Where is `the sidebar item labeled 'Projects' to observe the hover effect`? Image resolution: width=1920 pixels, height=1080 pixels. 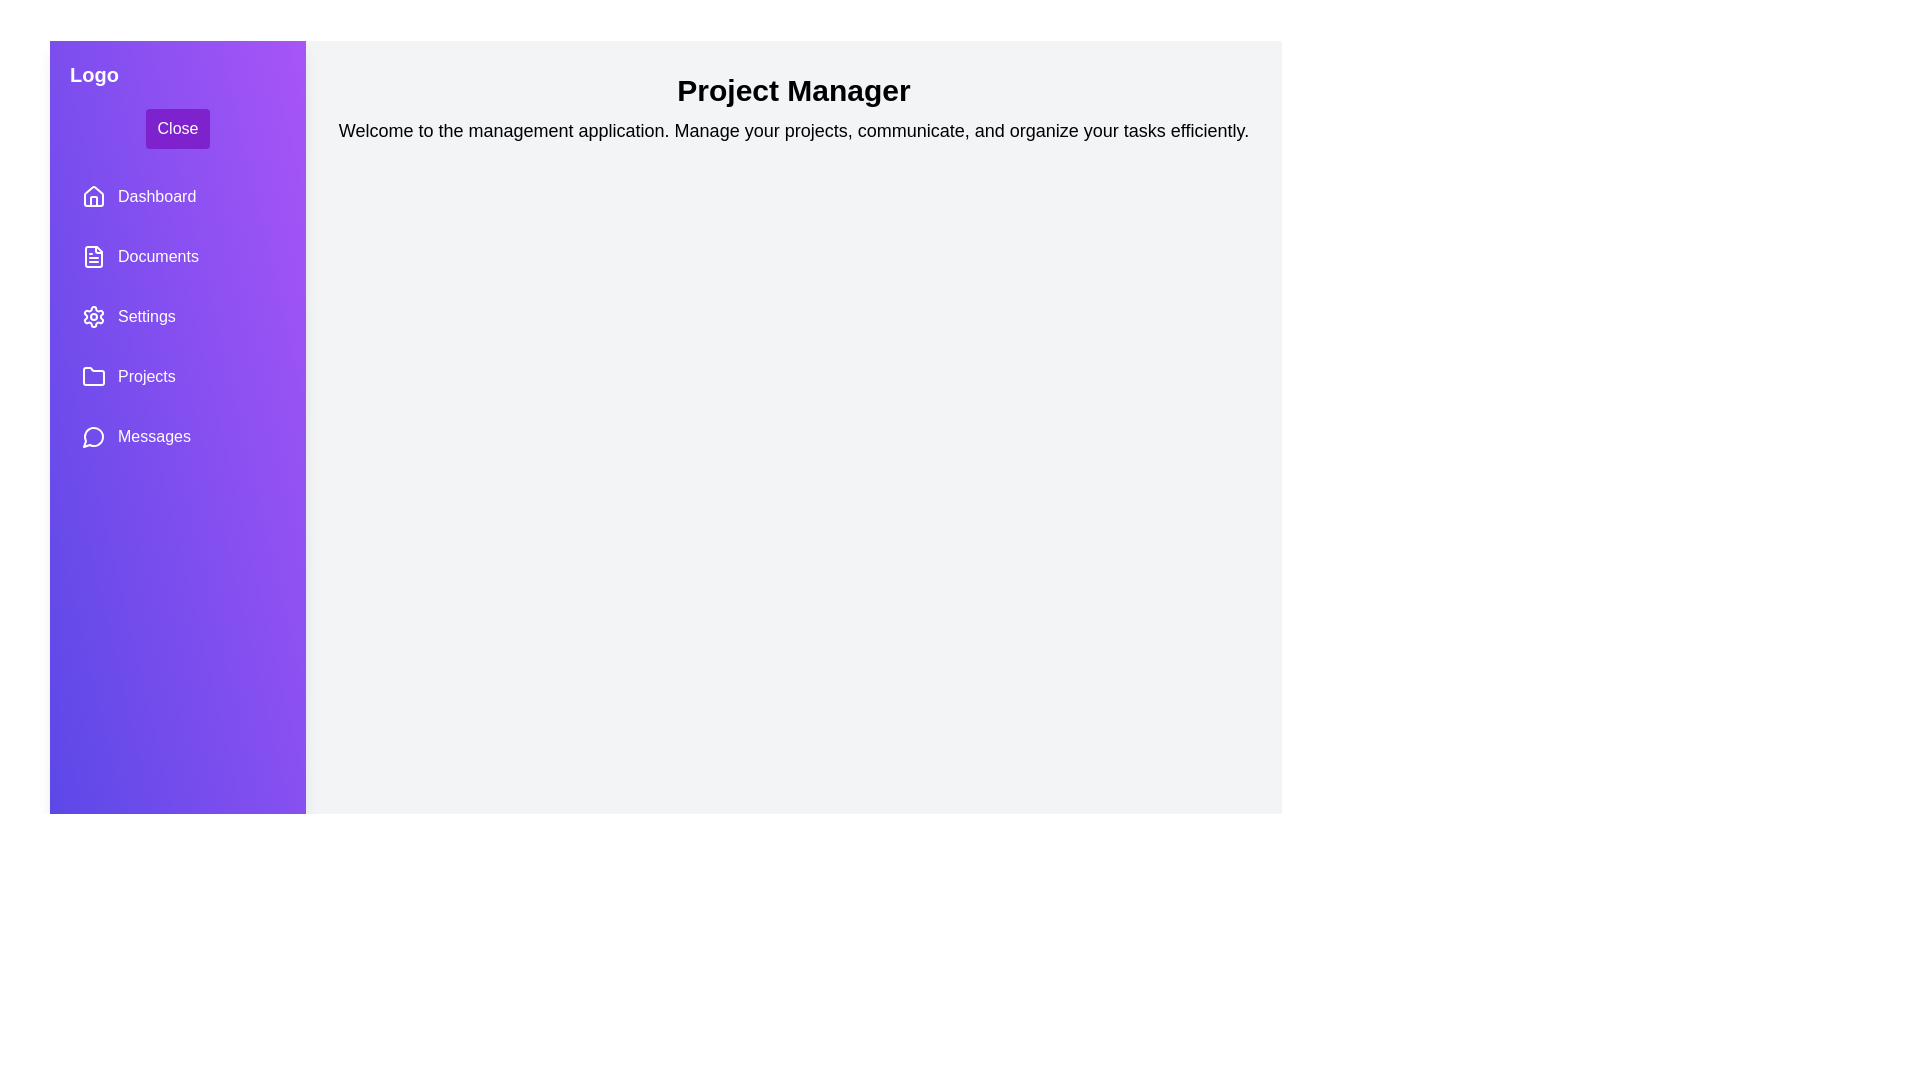 the sidebar item labeled 'Projects' to observe the hover effect is located at coordinates (177, 377).